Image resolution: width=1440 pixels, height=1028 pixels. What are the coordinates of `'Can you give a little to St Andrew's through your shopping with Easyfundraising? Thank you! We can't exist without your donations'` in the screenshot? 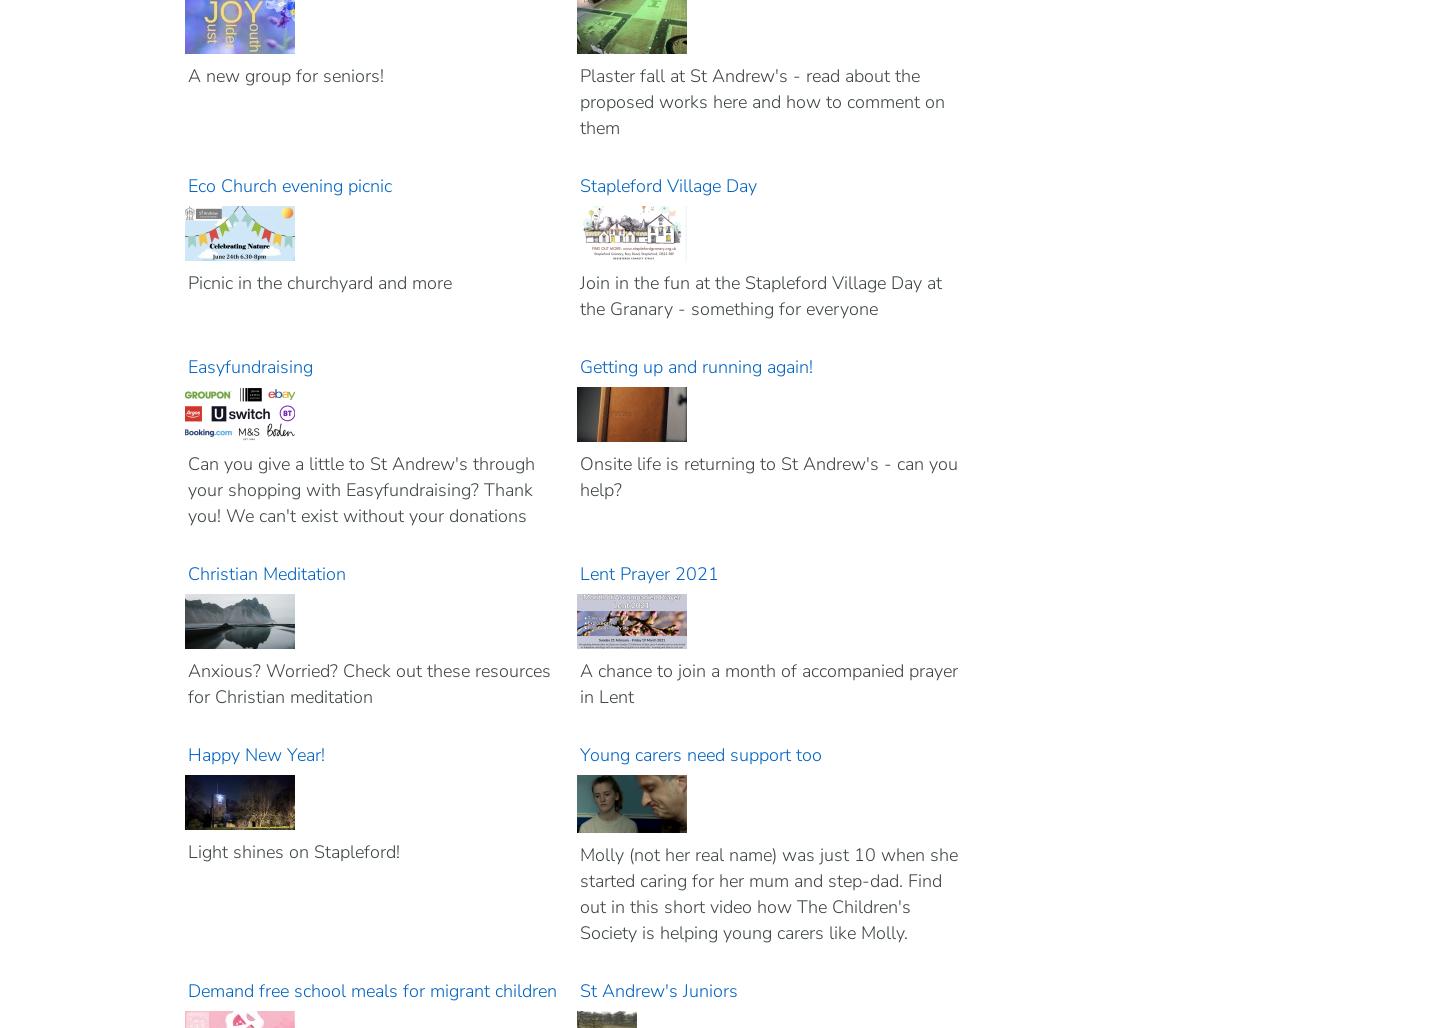 It's located at (360, 489).